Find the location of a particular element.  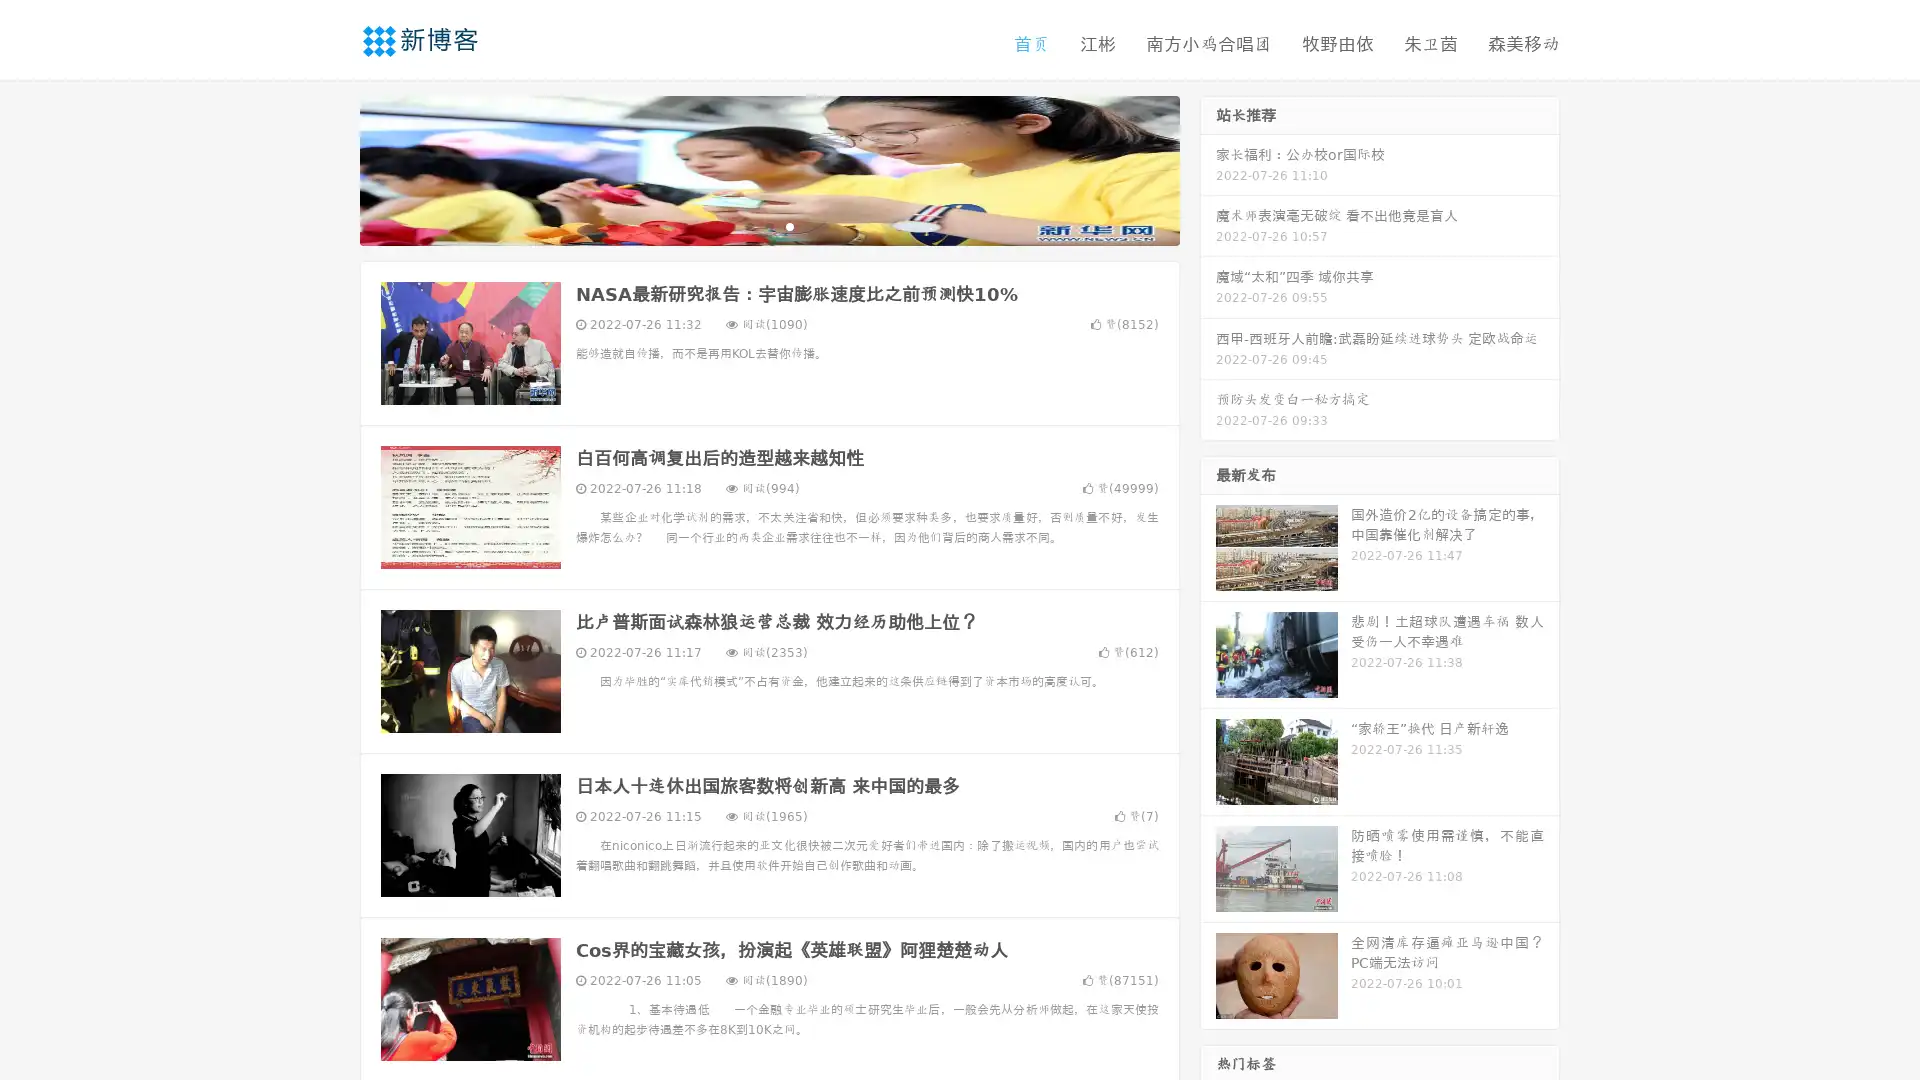

Go to slide 3 is located at coordinates (789, 225).